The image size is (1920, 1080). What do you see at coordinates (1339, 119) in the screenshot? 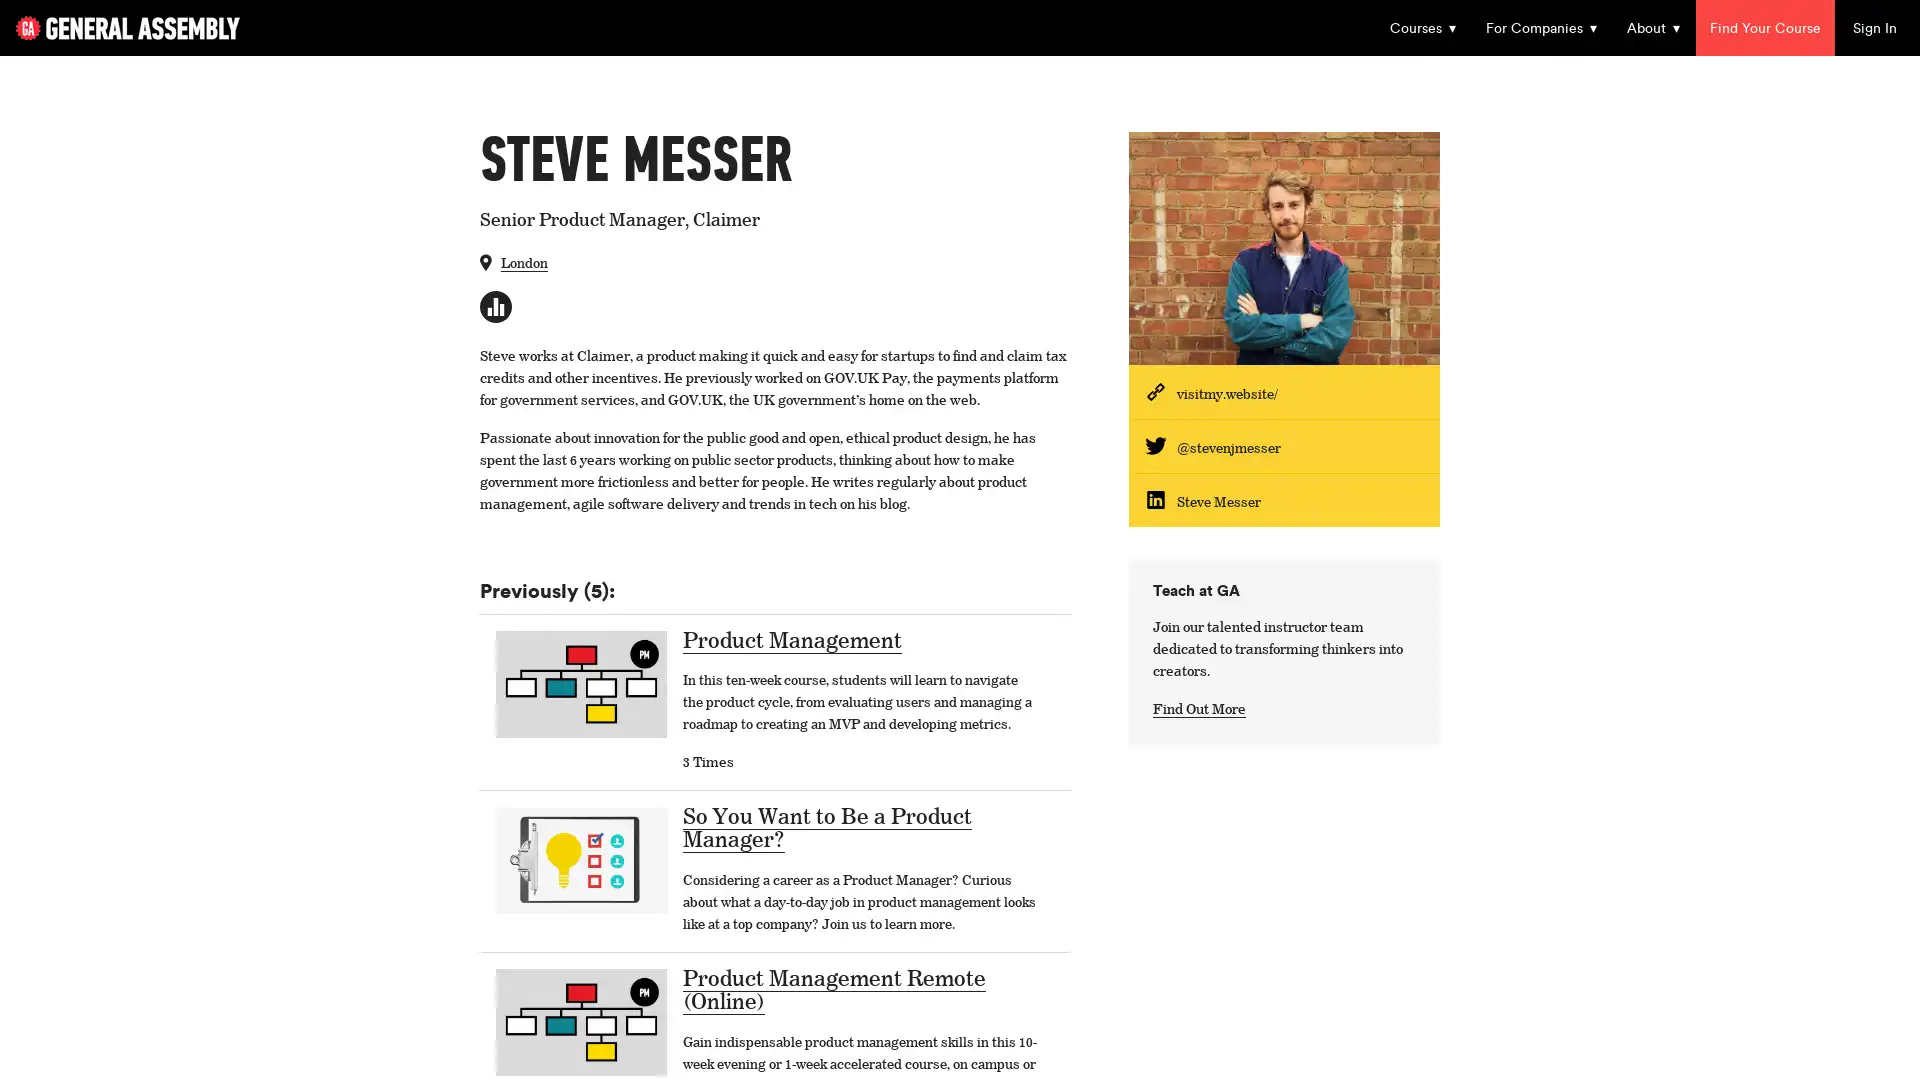
I see `Close` at bounding box center [1339, 119].